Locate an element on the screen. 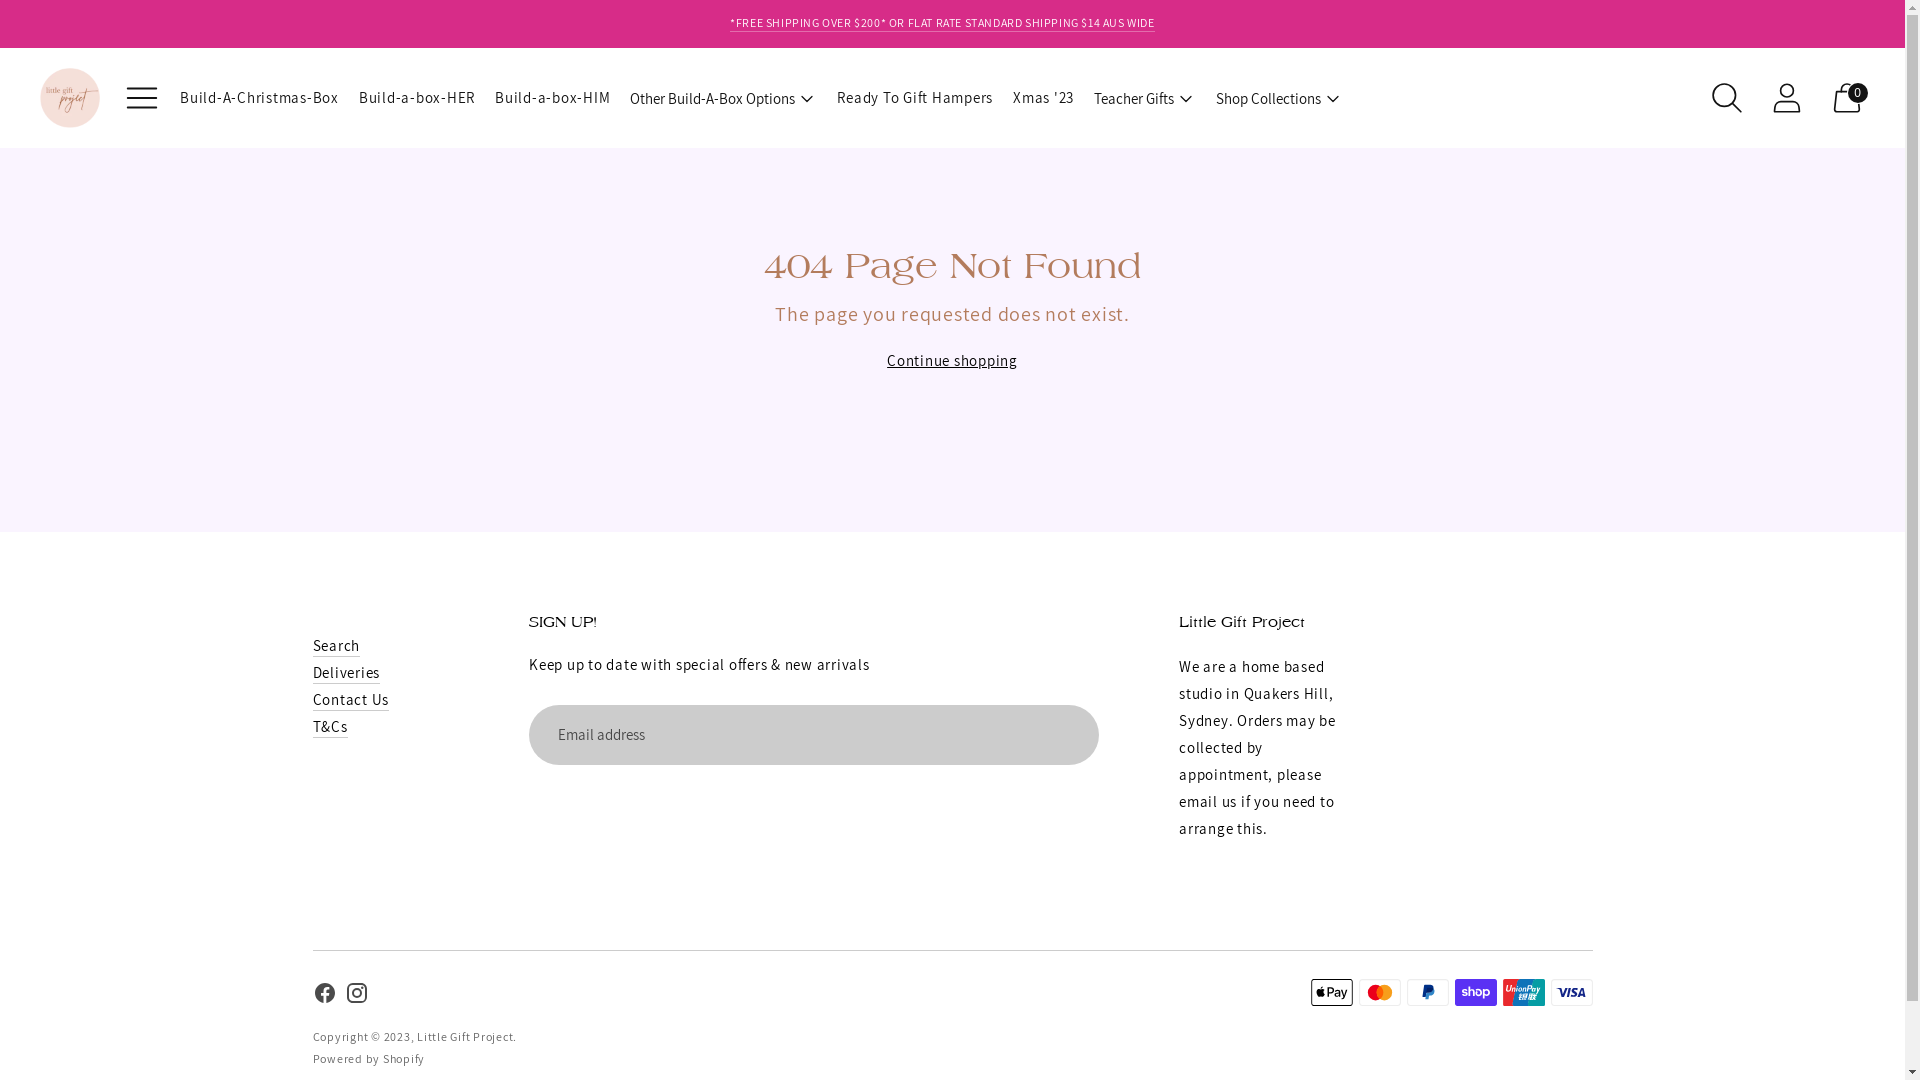 The height and width of the screenshot is (1080, 1920). 'Shop Collections' is located at coordinates (1278, 97).